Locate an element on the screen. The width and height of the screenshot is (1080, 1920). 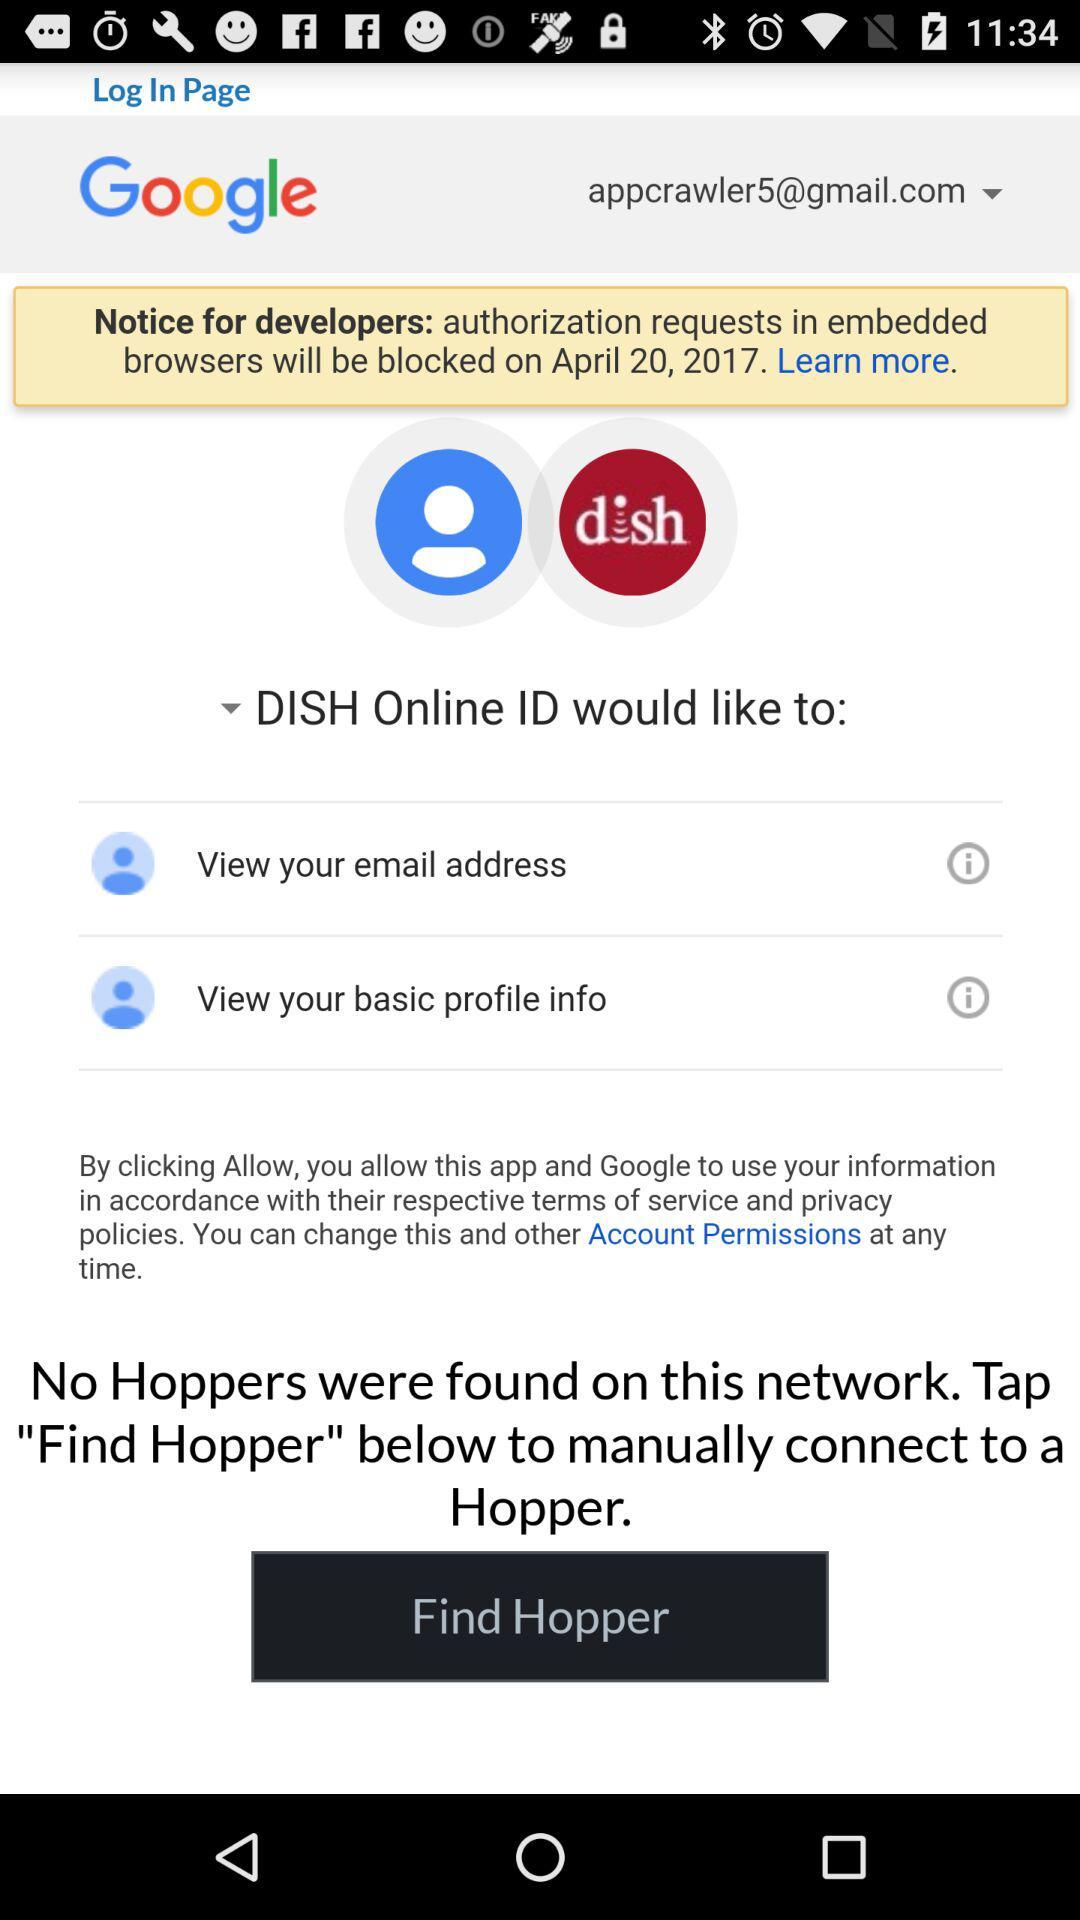
google login page is located at coordinates (540, 721).